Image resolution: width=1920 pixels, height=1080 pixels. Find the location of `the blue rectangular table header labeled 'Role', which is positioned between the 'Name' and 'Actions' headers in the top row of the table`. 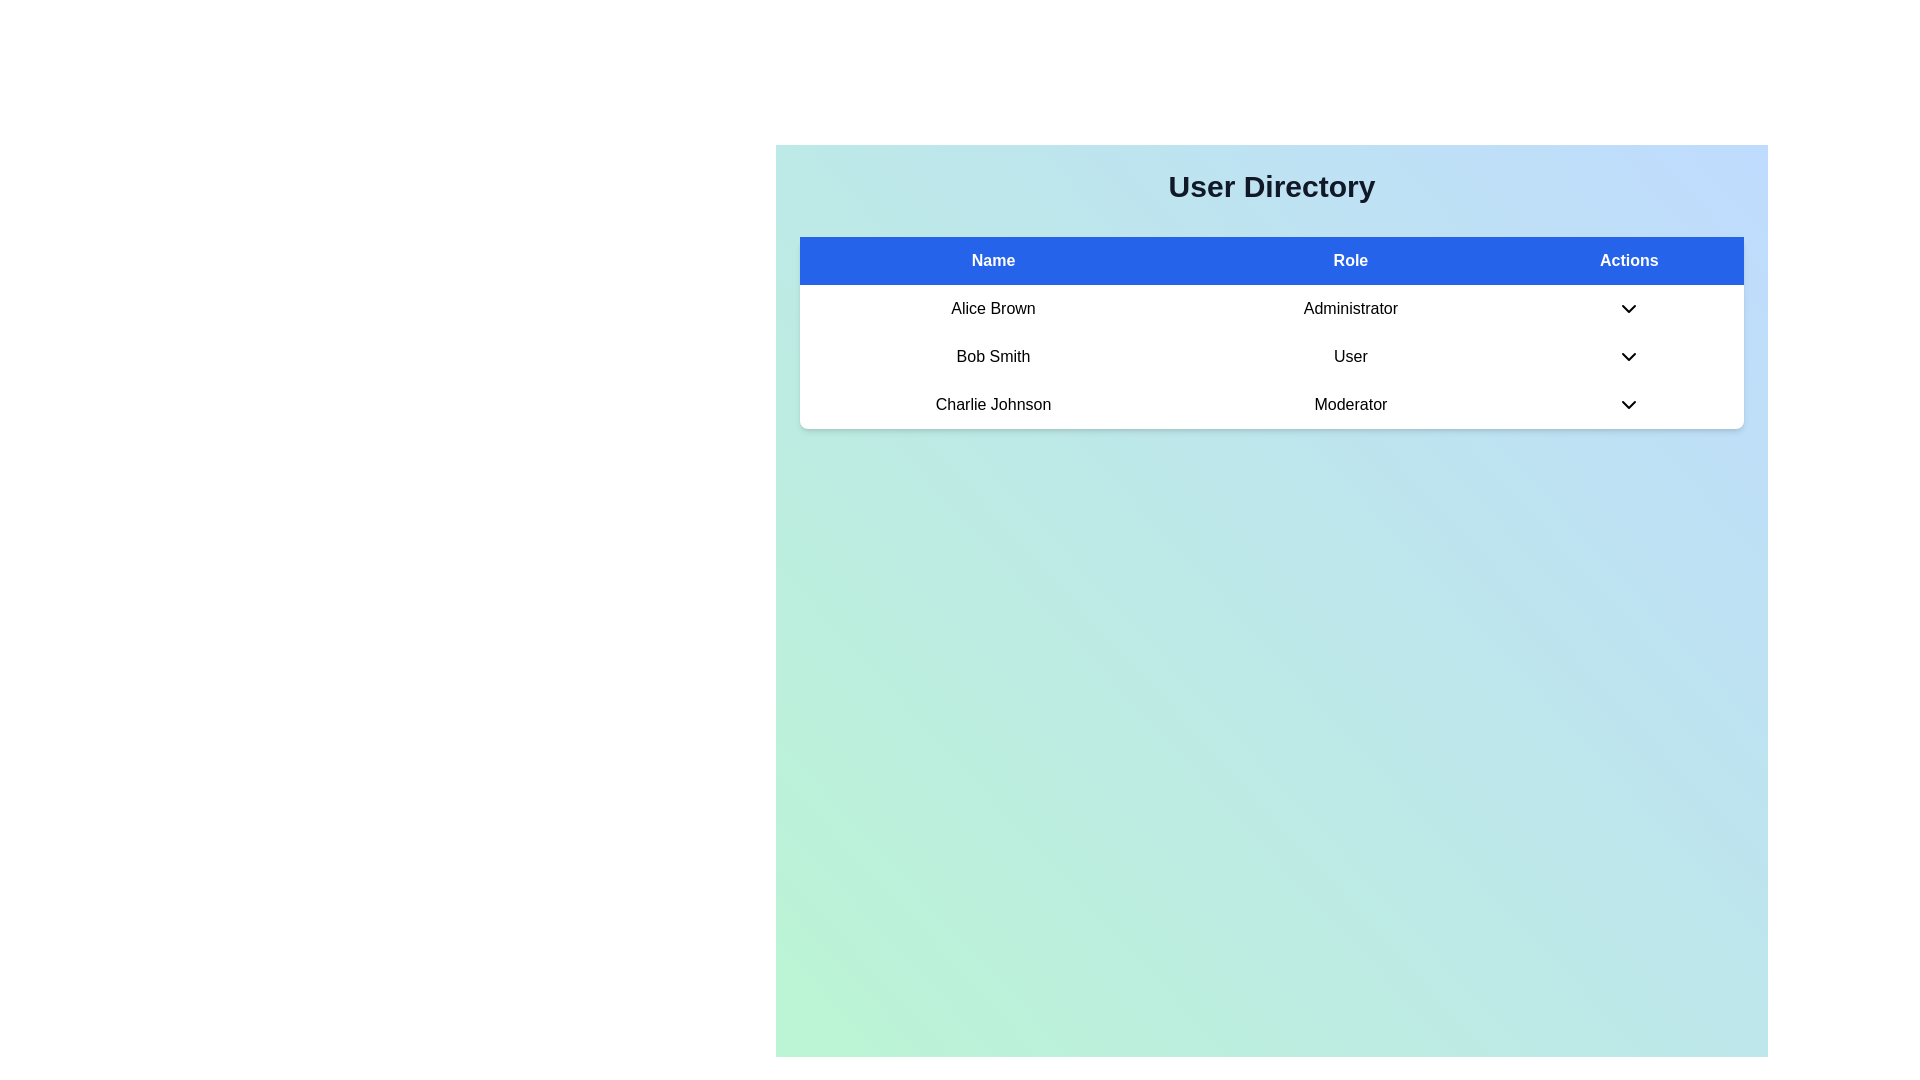

the blue rectangular table header labeled 'Role', which is positioned between the 'Name' and 'Actions' headers in the top row of the table is located at coordinates (1350, 260).